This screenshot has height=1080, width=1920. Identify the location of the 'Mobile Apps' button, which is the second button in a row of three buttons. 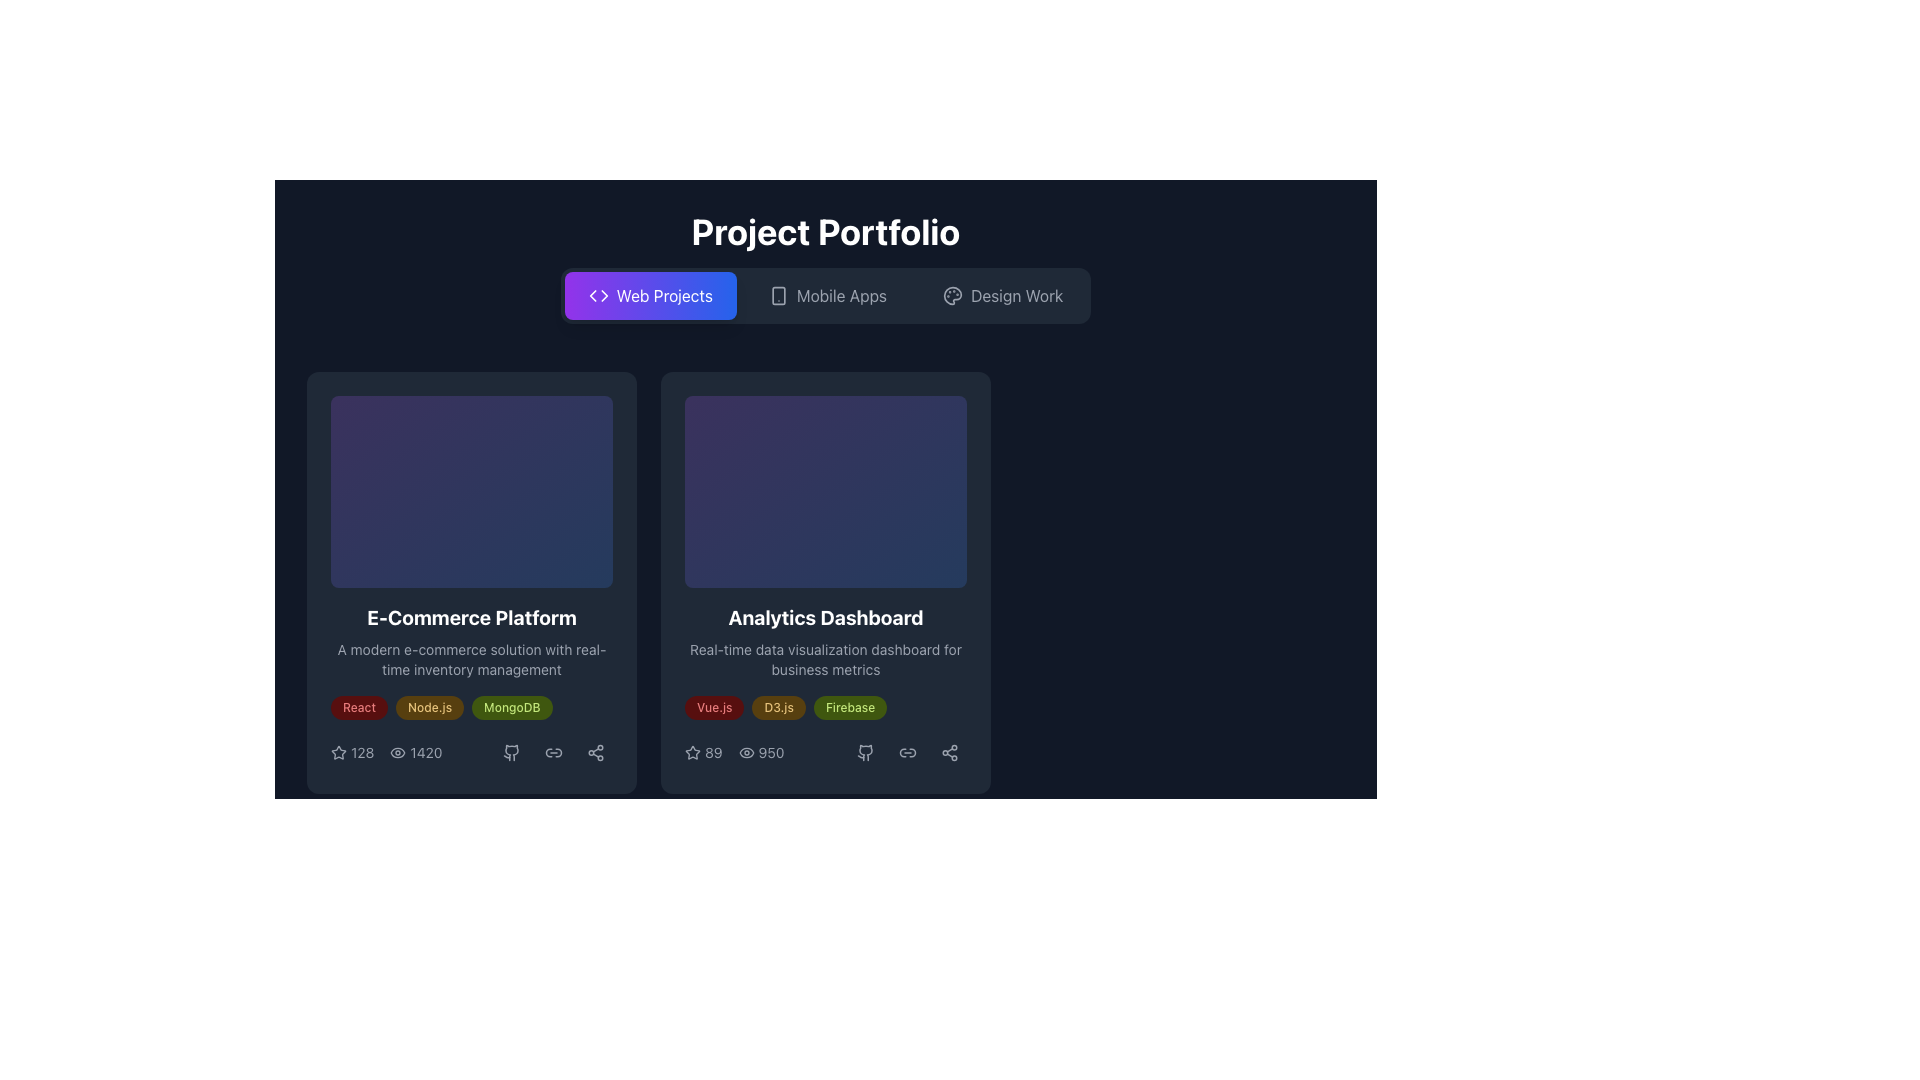
(827, 296).